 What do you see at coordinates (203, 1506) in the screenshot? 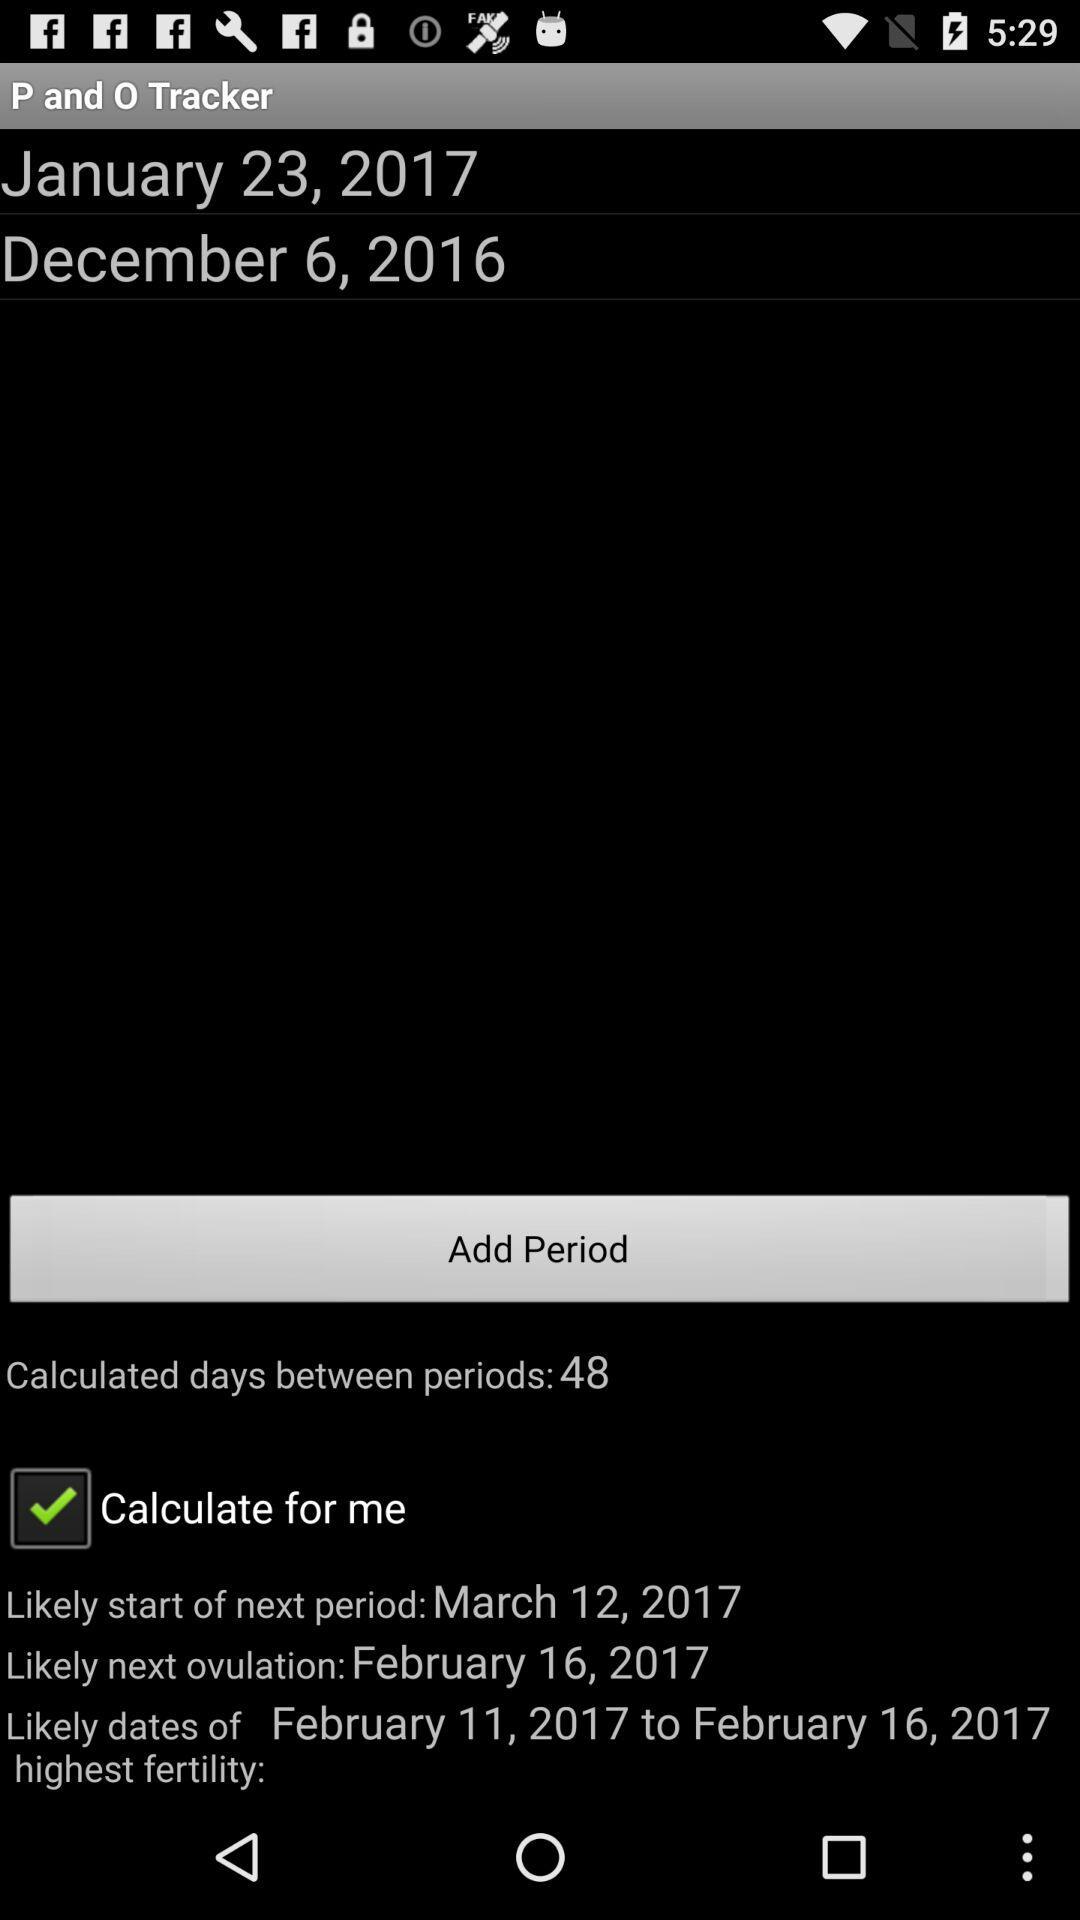
I see `the app above the likely start of item` at bounding box center [203, 1506].